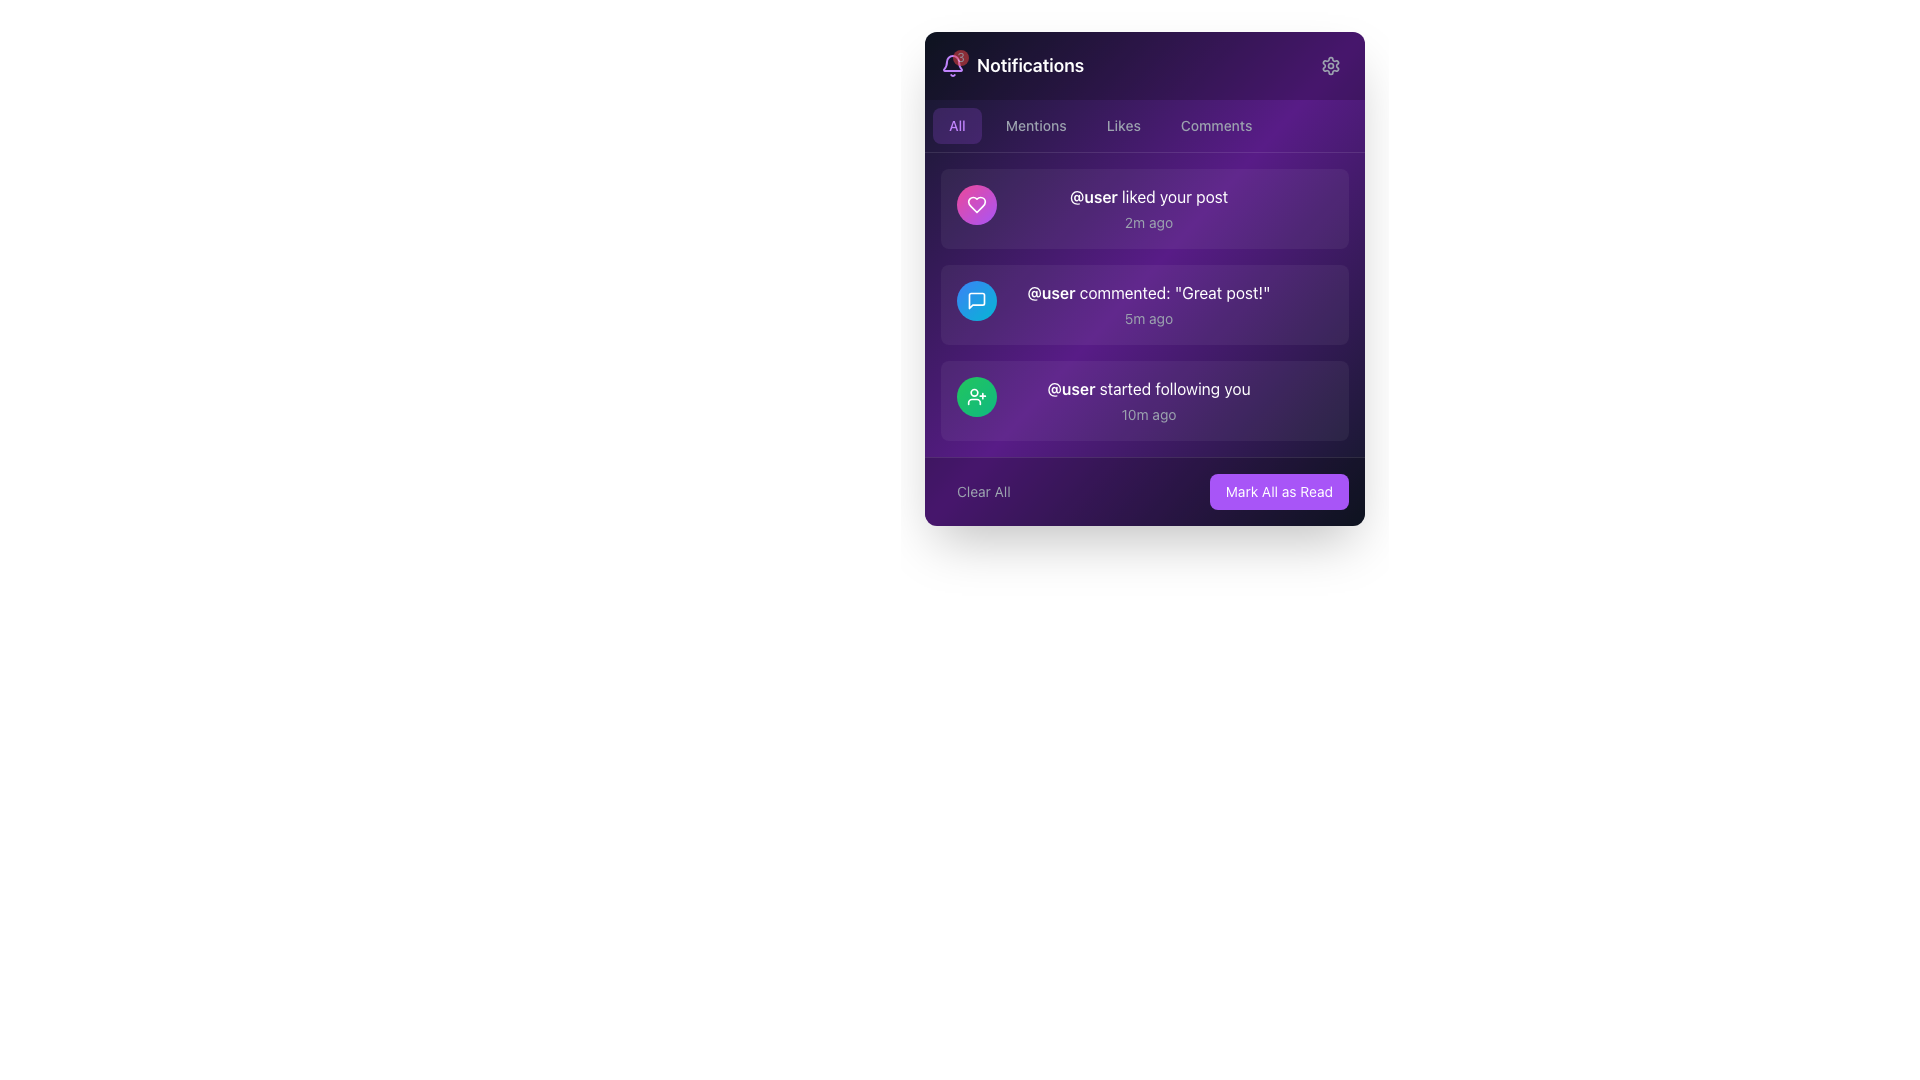  What do you see at coordinates (1012, 64) in the screenshot?
I see `the Notifications icon with a red badge displaying the number 3, styled in white and purple tones, located in the top-left section of the notification popup panel for accessibility navigation` at bounding box center [1012, 64].